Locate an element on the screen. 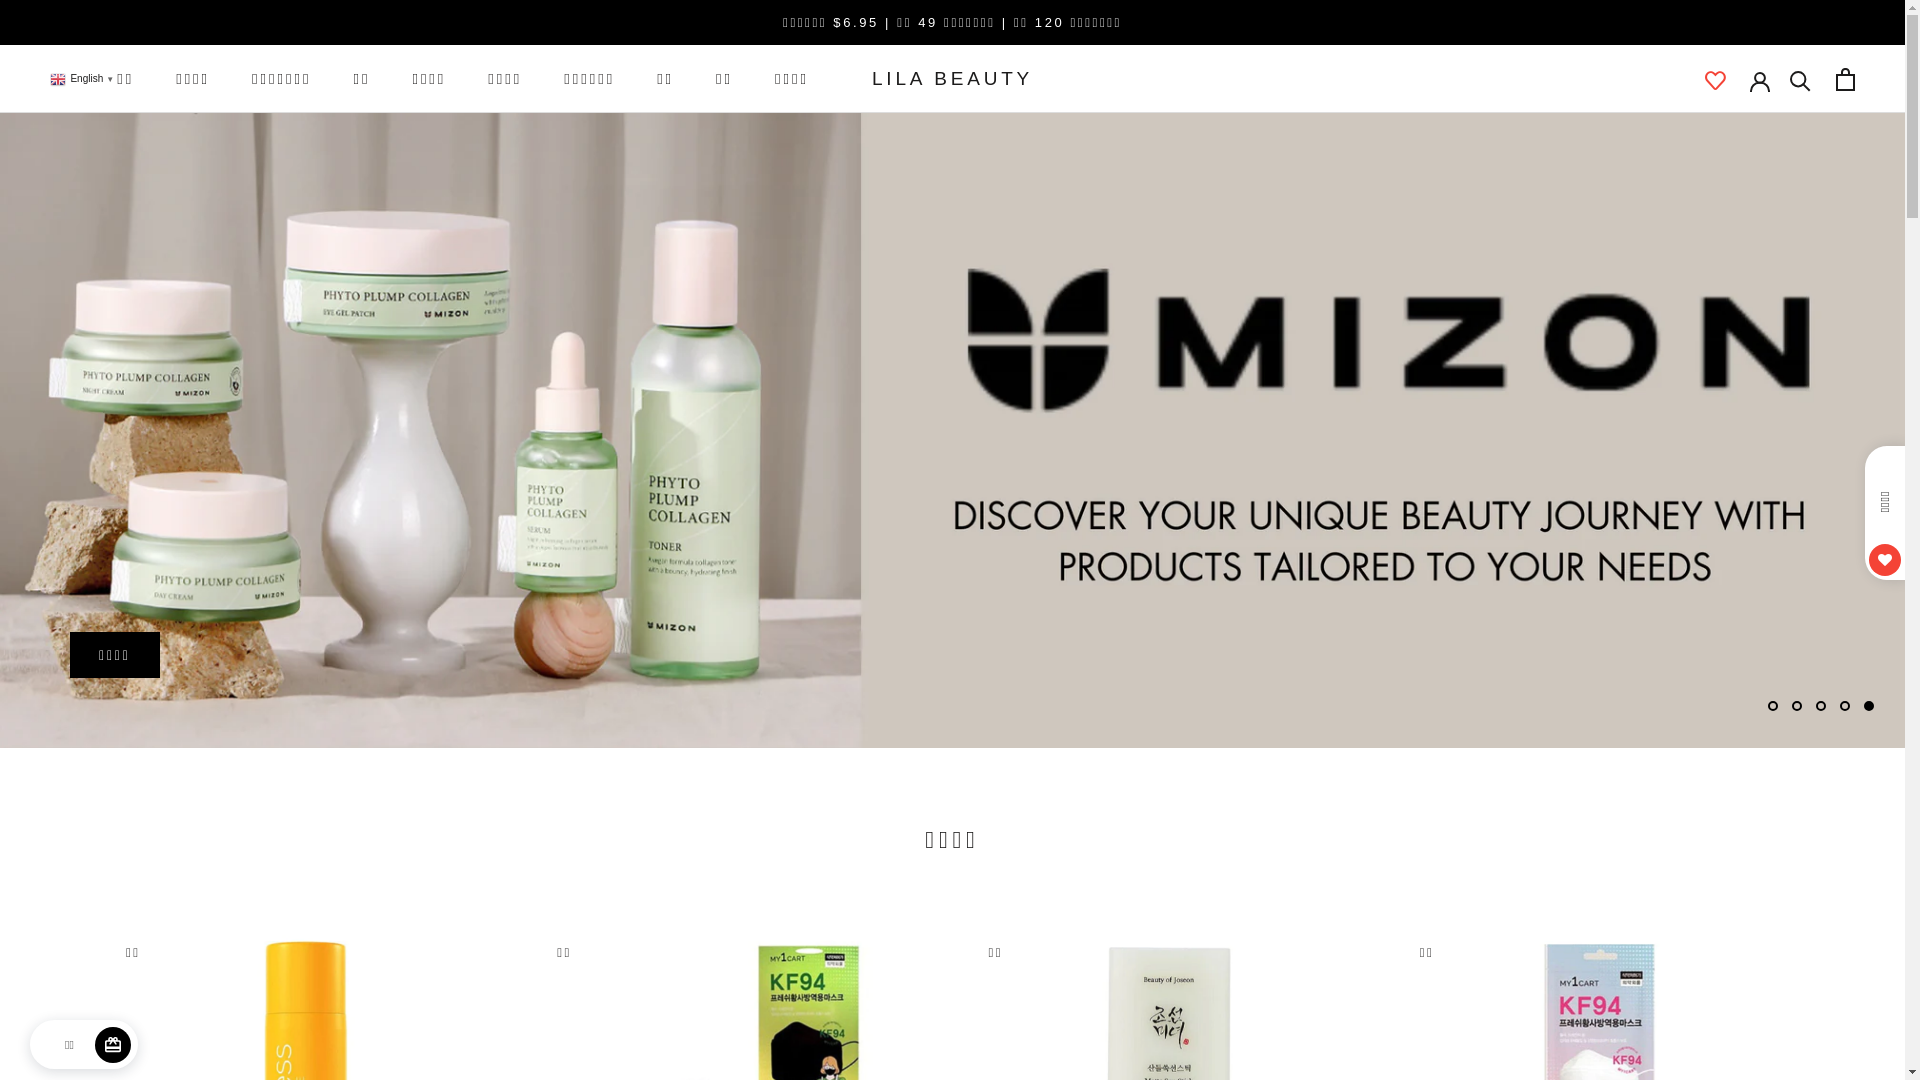 The height and width of the screenshot is (1080, 1920). 'LILA BEAUTY' is located at coordinates (951, 77).